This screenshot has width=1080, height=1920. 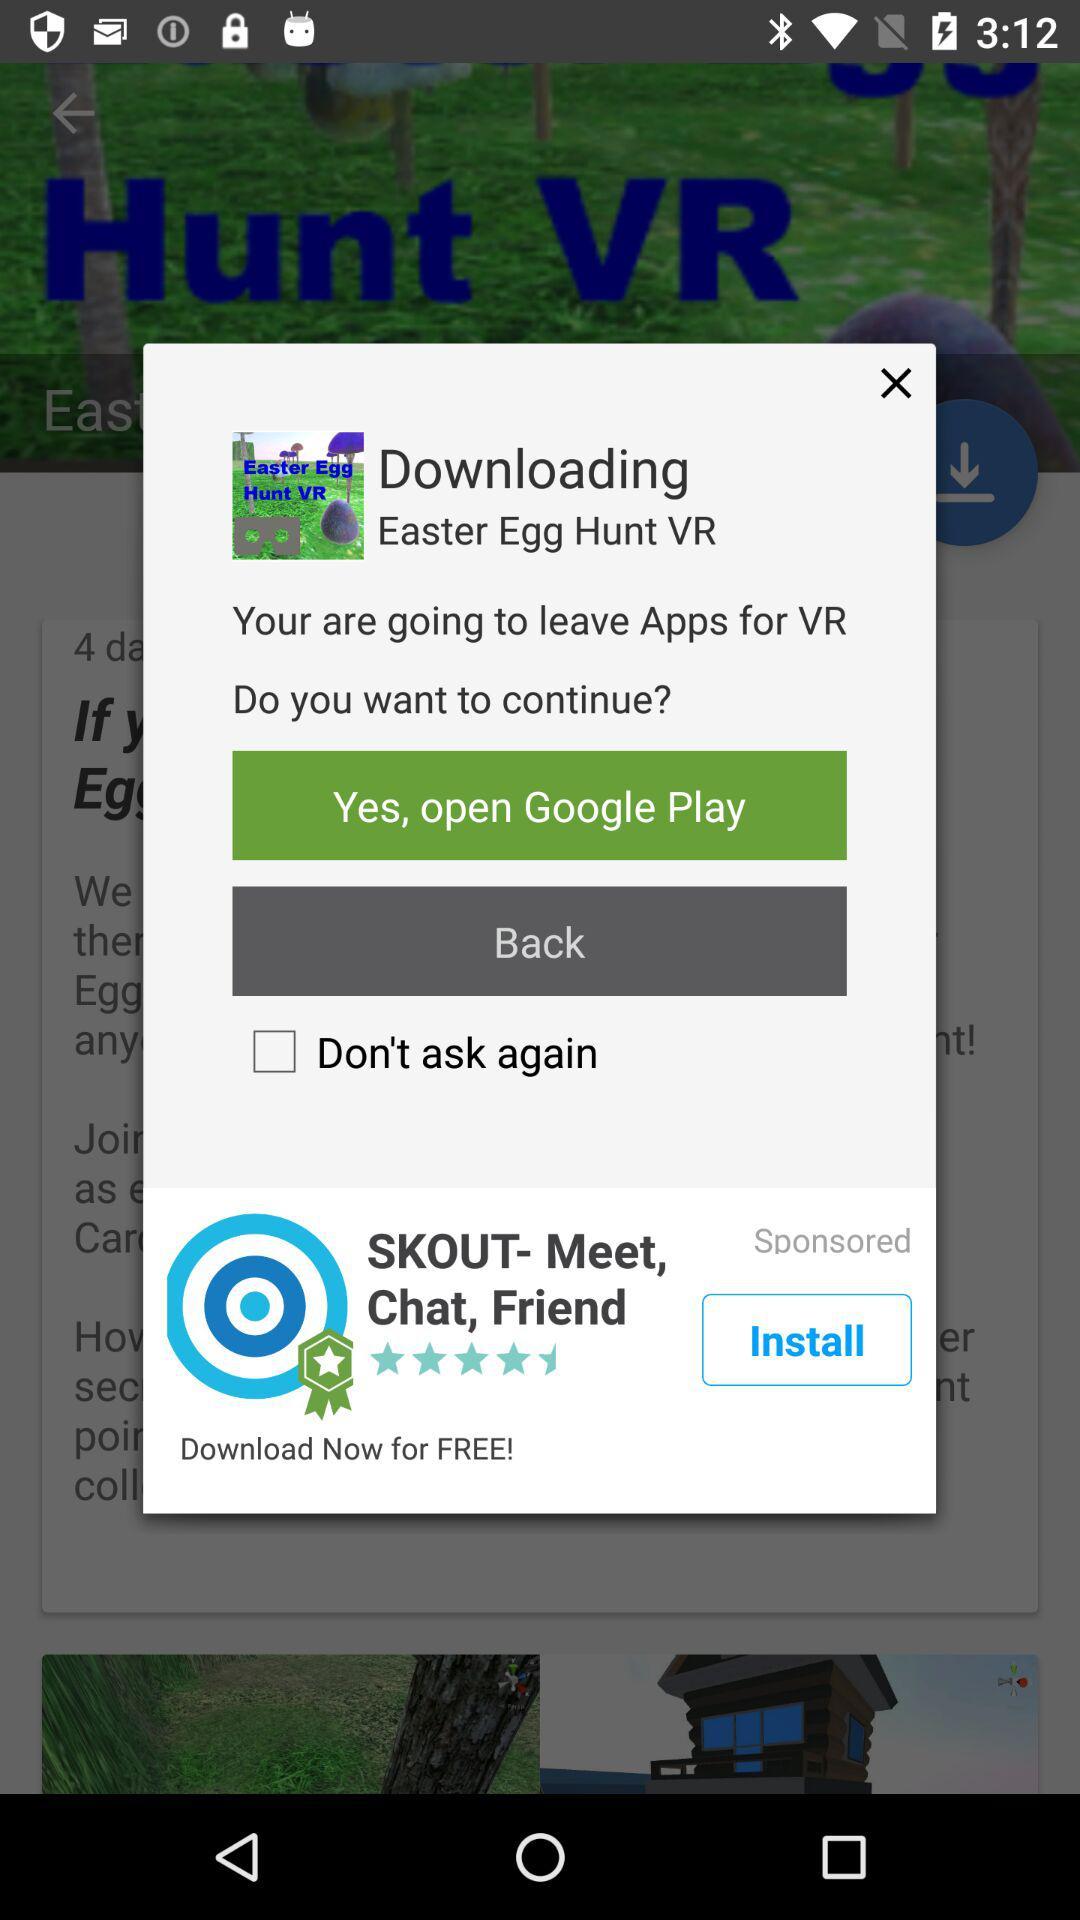 I want to click on the item above the sponsored icon, so click(x=895, y=383).